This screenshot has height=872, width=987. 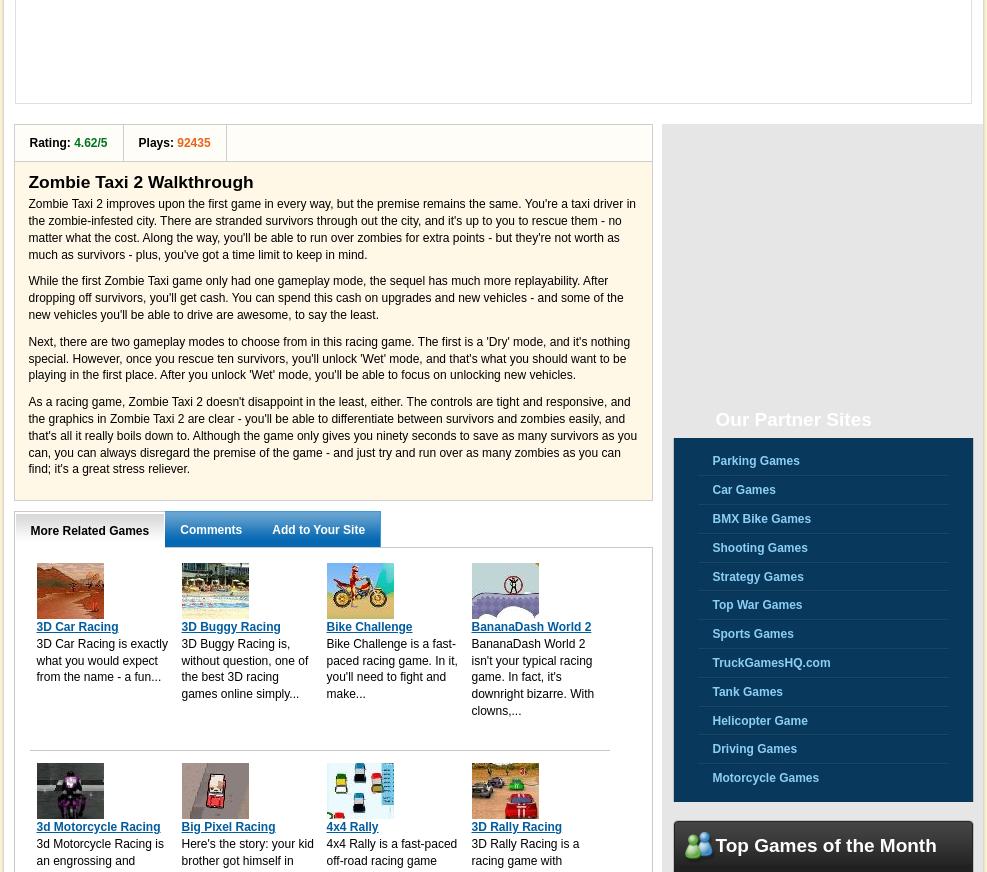 What do you see at coordinates (76, 626) in the screenshot?
I see `'3D Car Racing'` at bounding box center [76, 626].